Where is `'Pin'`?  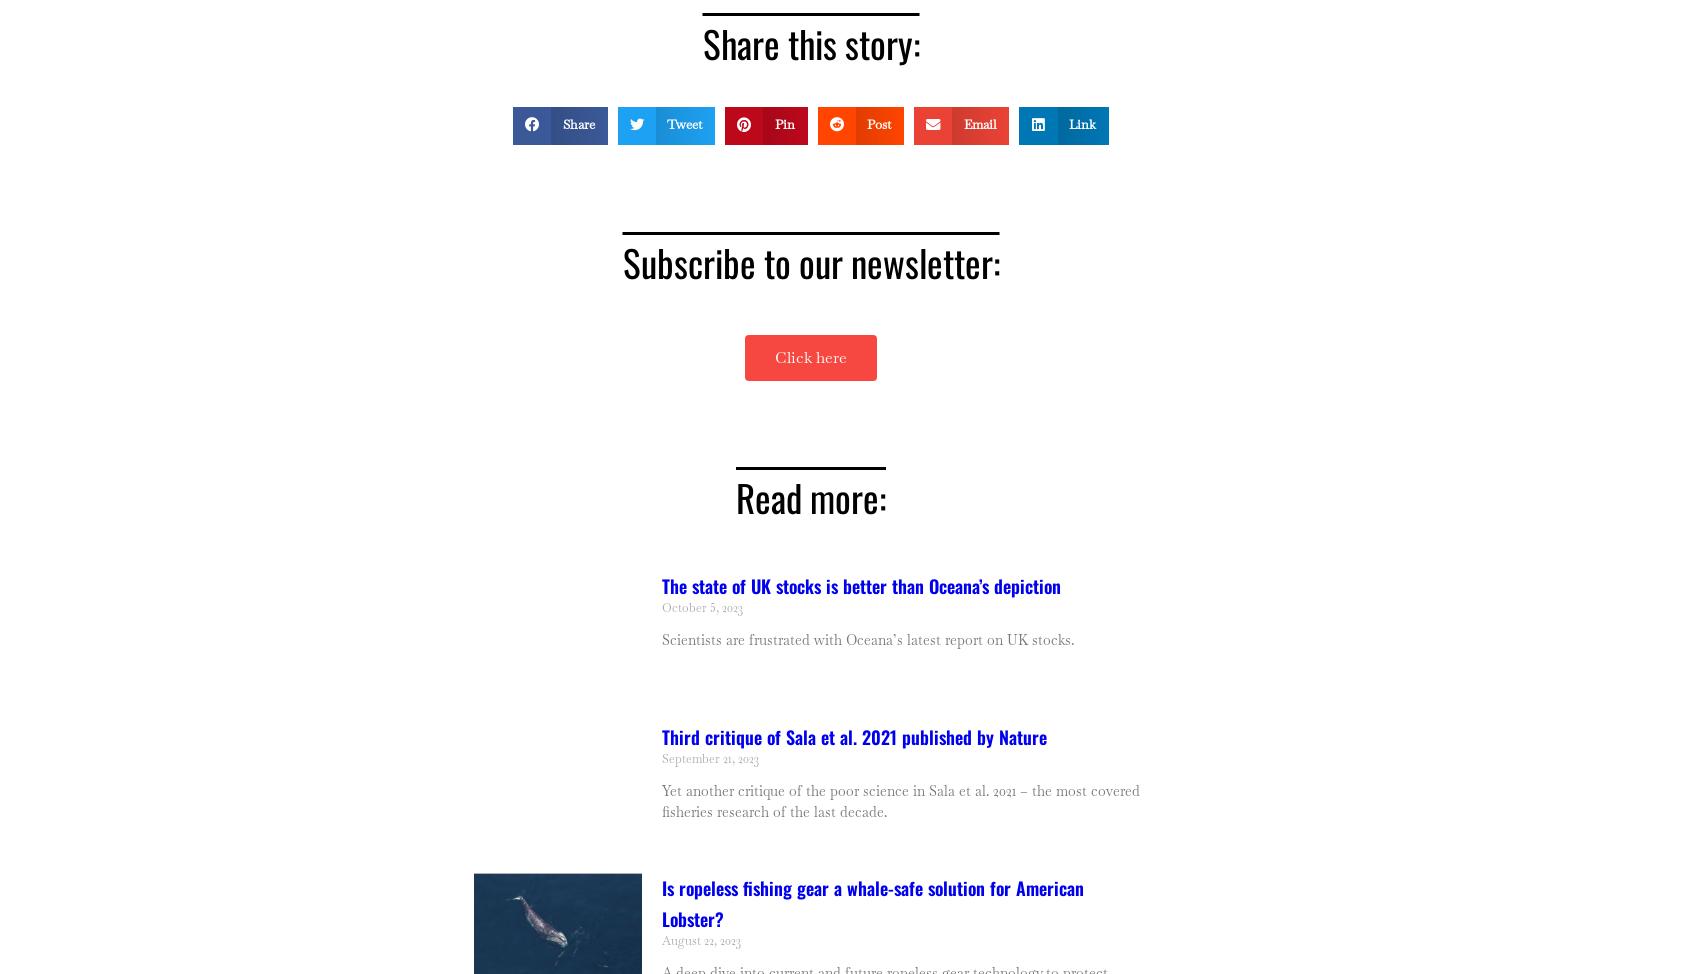 'Pin' is located at coordinates (783, 123).